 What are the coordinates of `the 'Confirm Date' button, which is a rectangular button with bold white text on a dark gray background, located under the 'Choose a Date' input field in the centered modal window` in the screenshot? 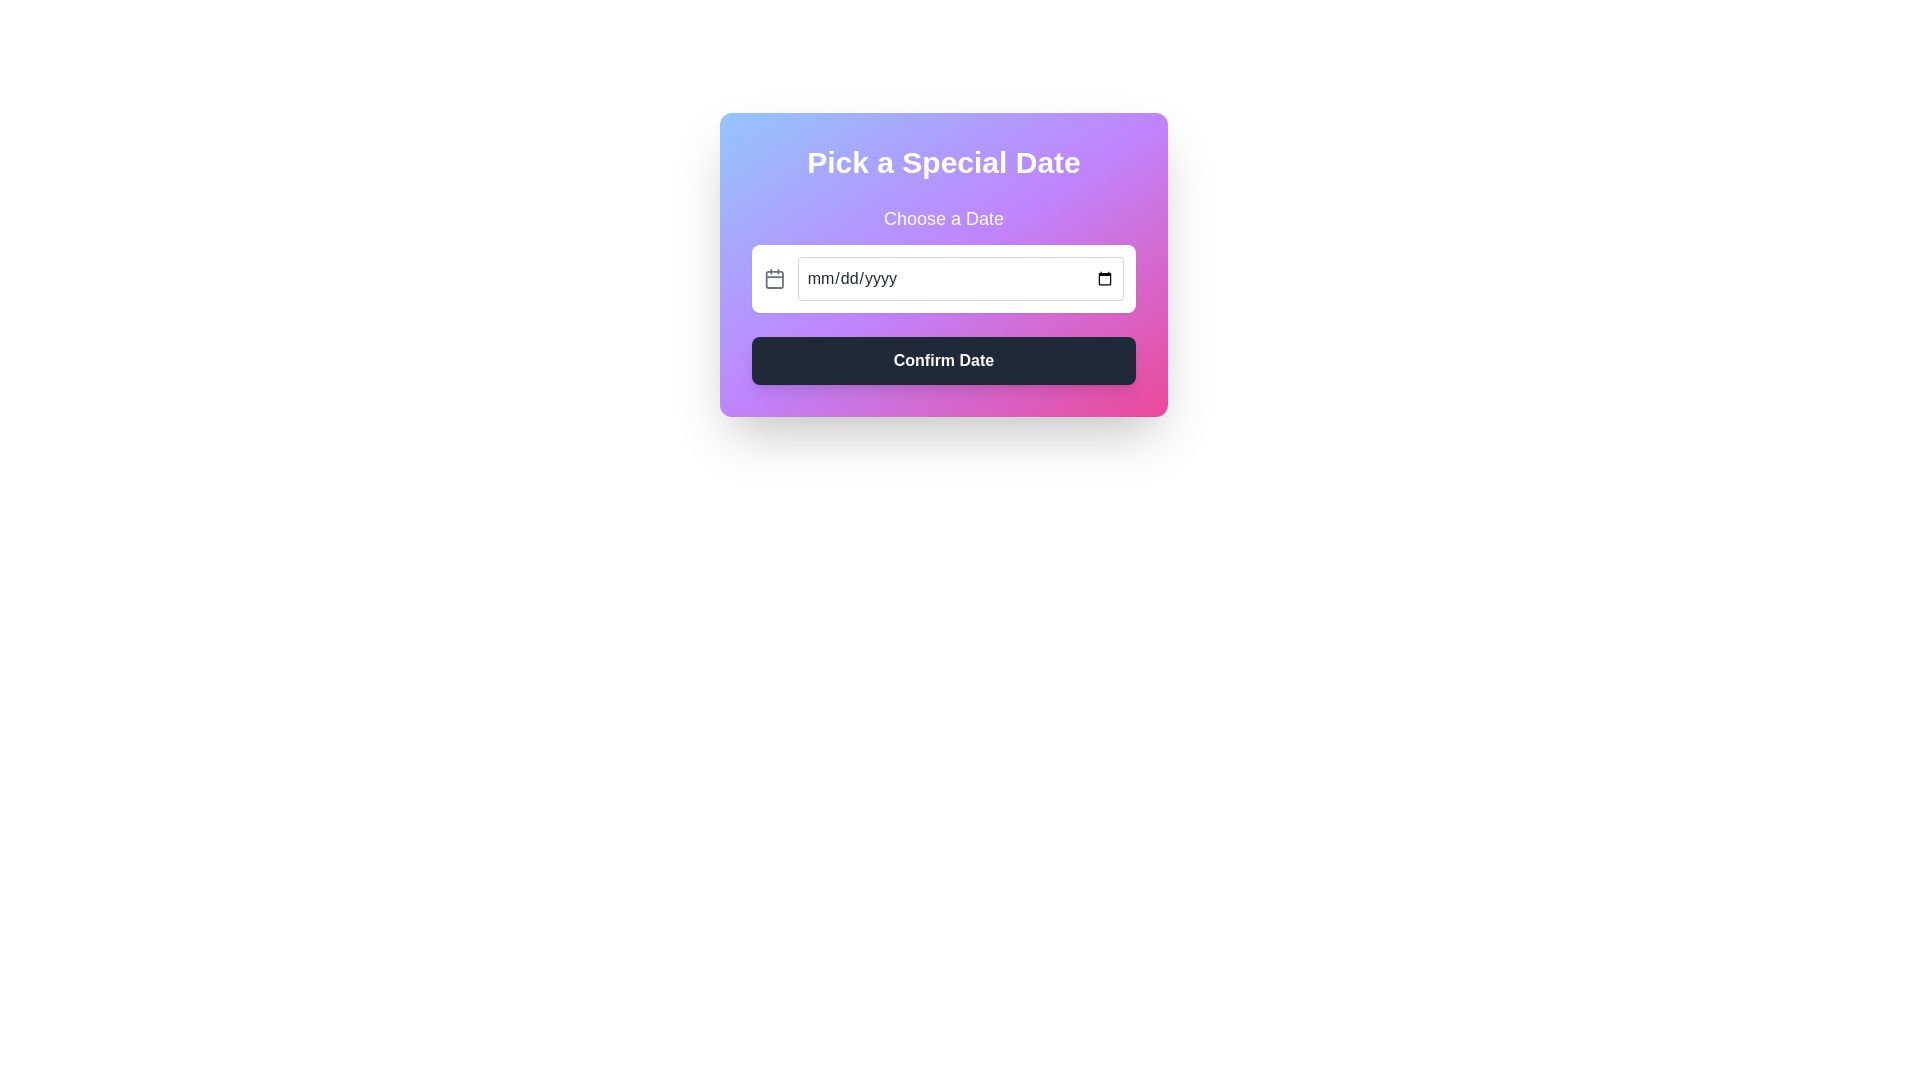 It's located at (943, 361).